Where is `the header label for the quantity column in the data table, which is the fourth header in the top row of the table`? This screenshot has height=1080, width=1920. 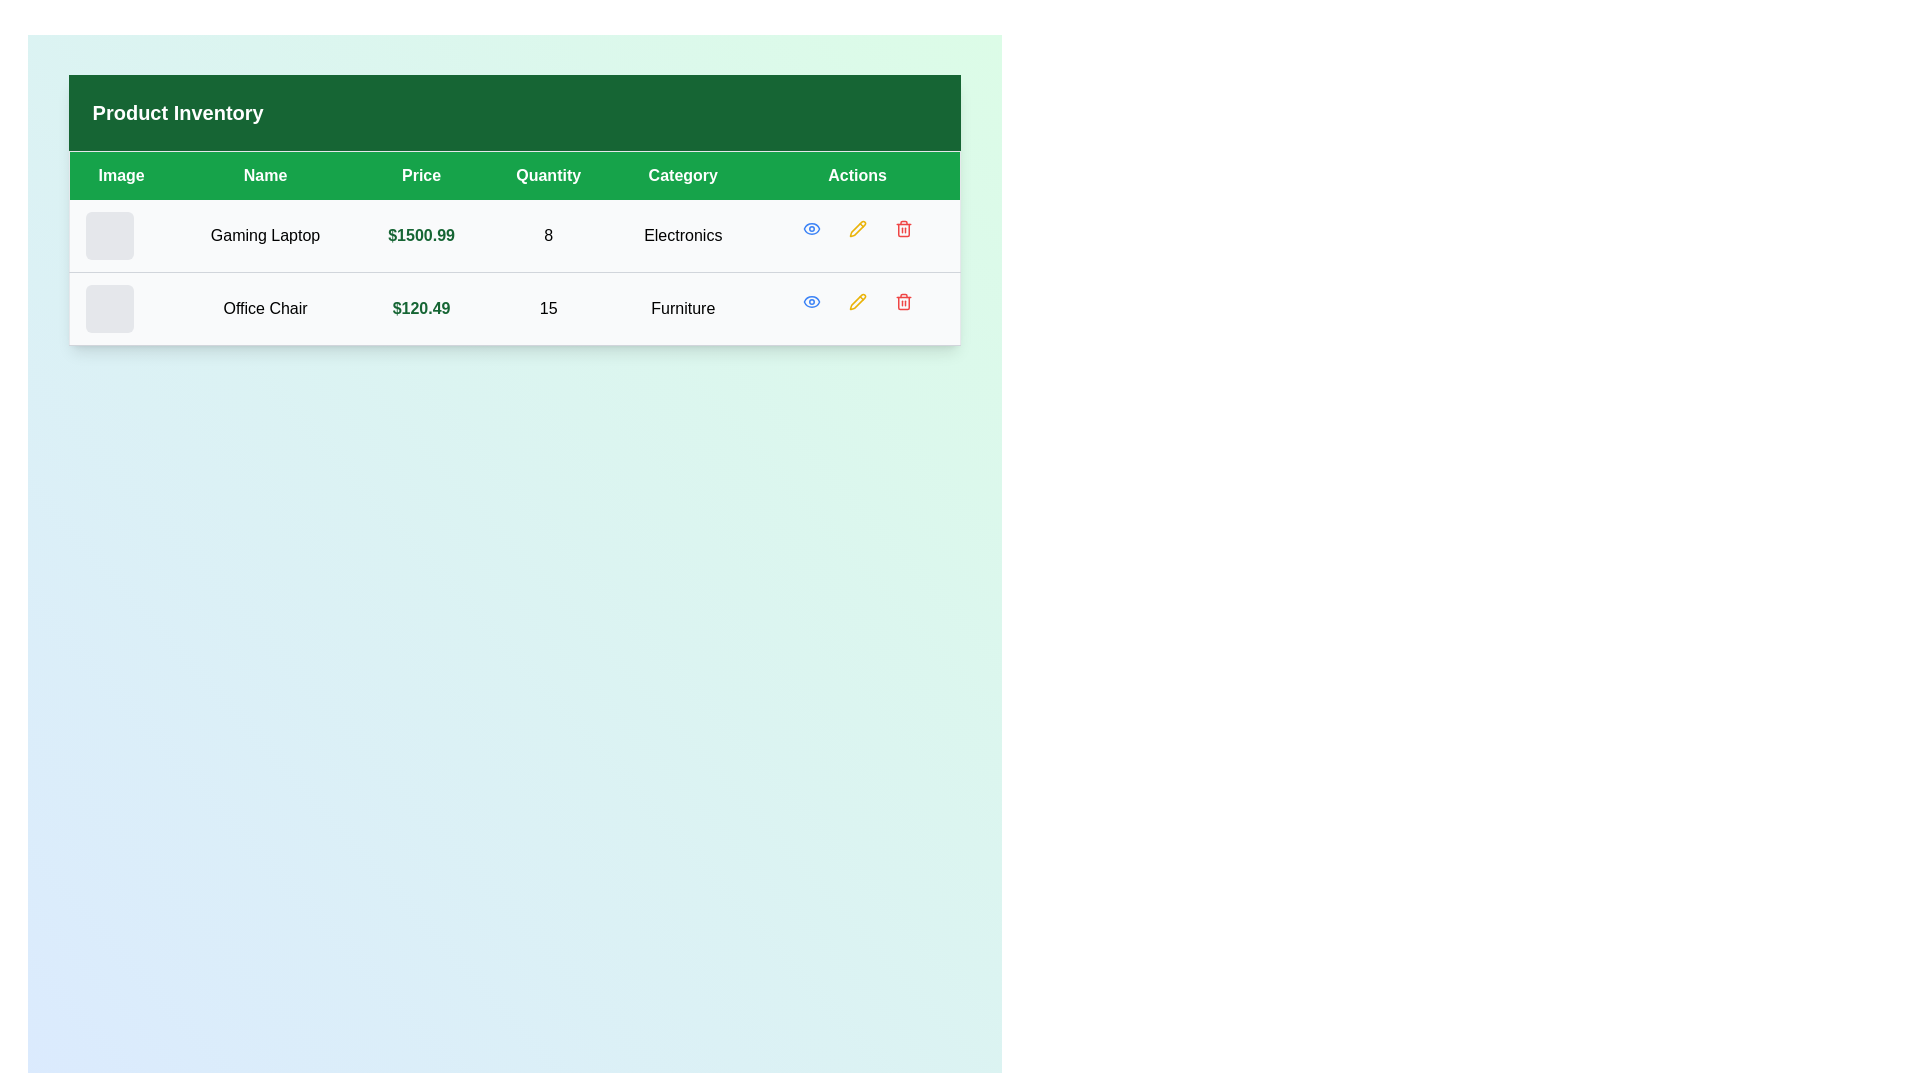
the header label for the quantity column in the data table, which is the fourth header in the top row of the table is located at coordinates (548, 174).